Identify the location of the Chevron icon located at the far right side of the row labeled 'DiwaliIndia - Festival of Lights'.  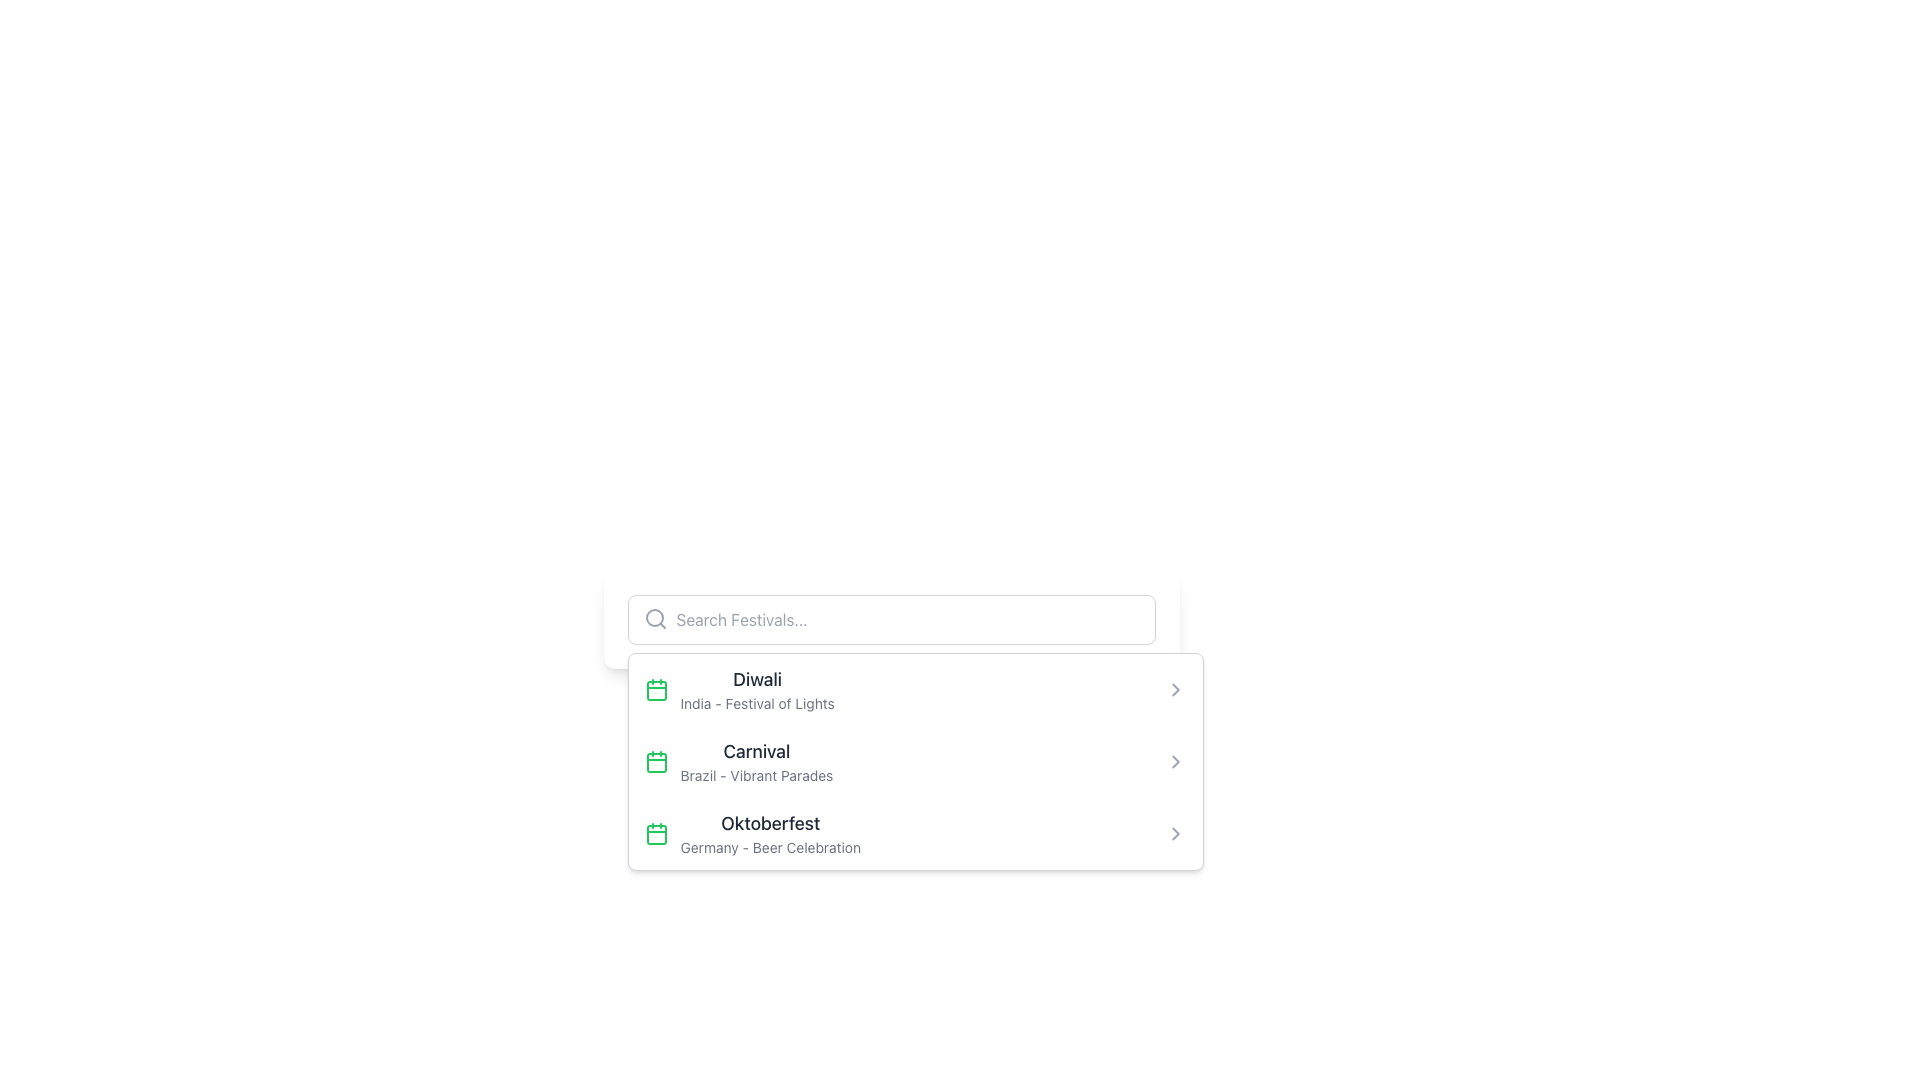
(1175, 689).